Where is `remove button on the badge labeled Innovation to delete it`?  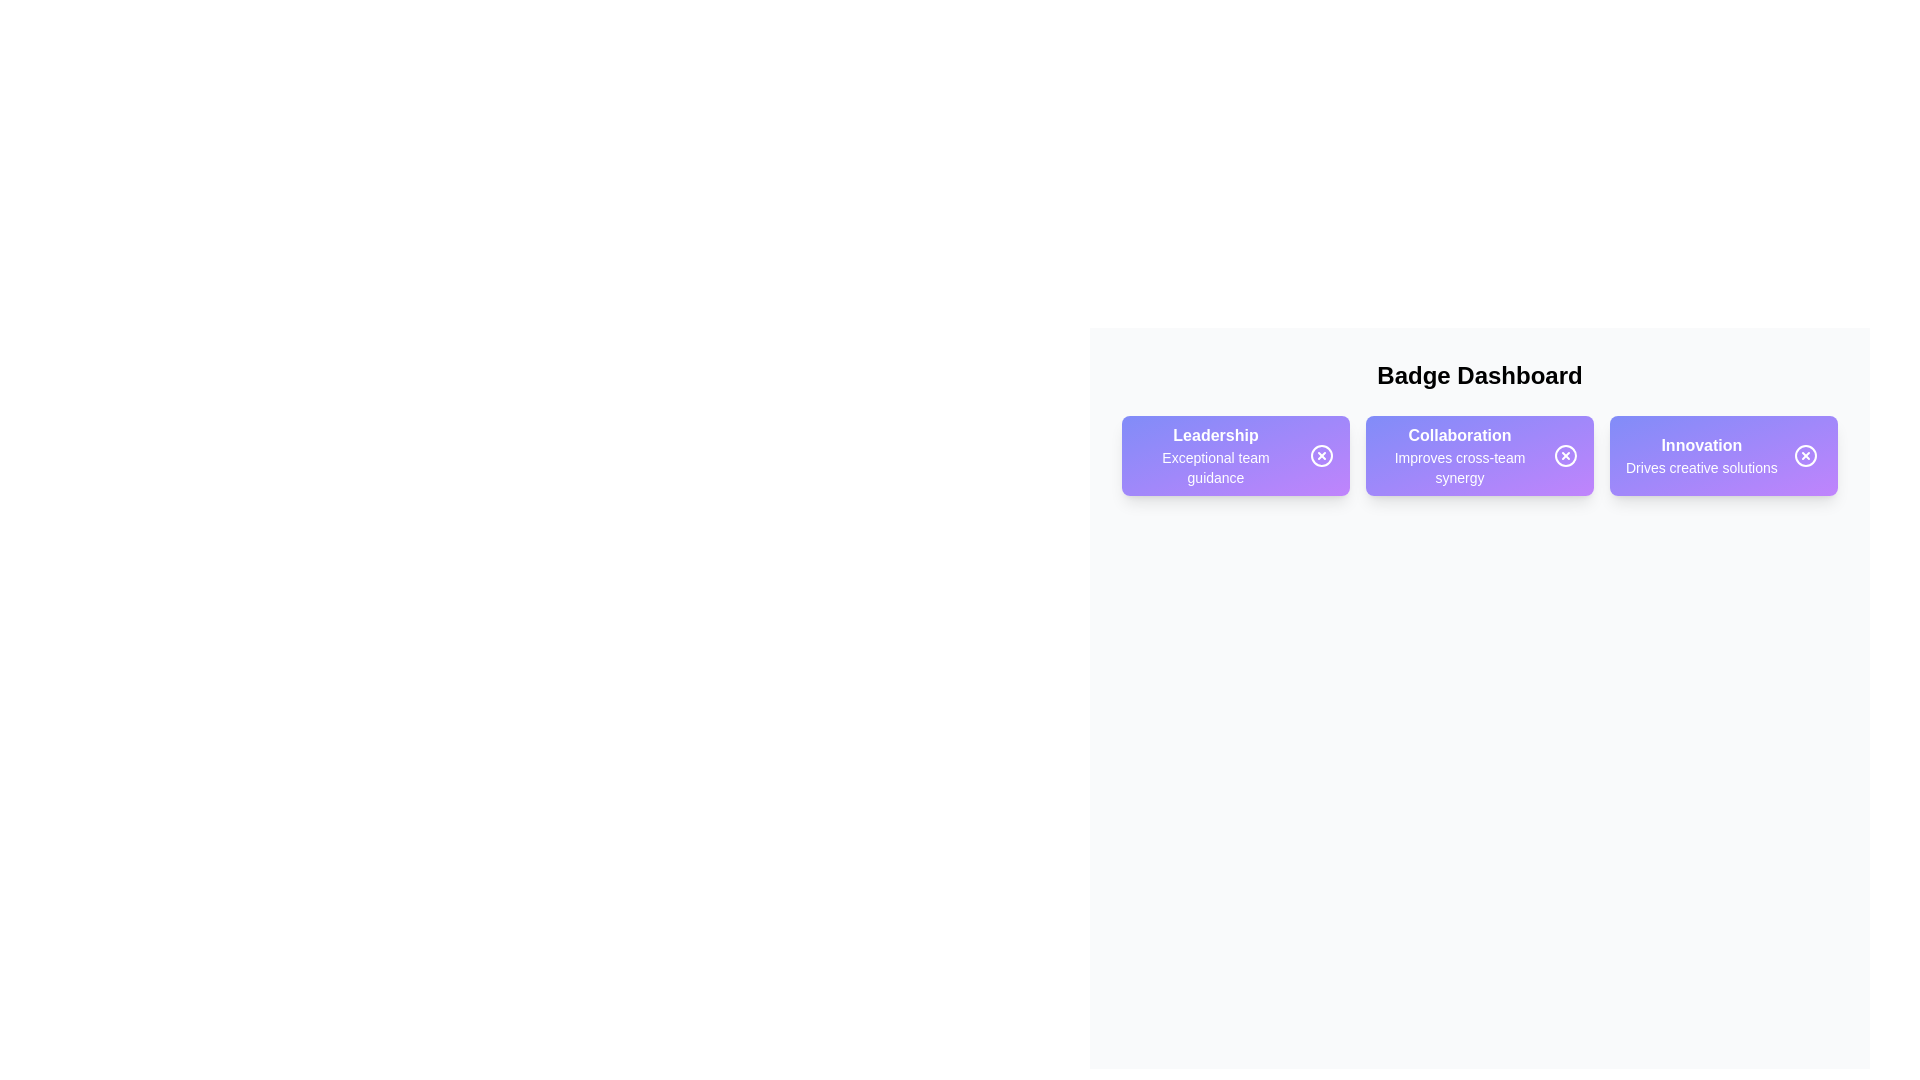 remove button on the badge labeled Innovation to delete it is located at coordinates (1804, 455).